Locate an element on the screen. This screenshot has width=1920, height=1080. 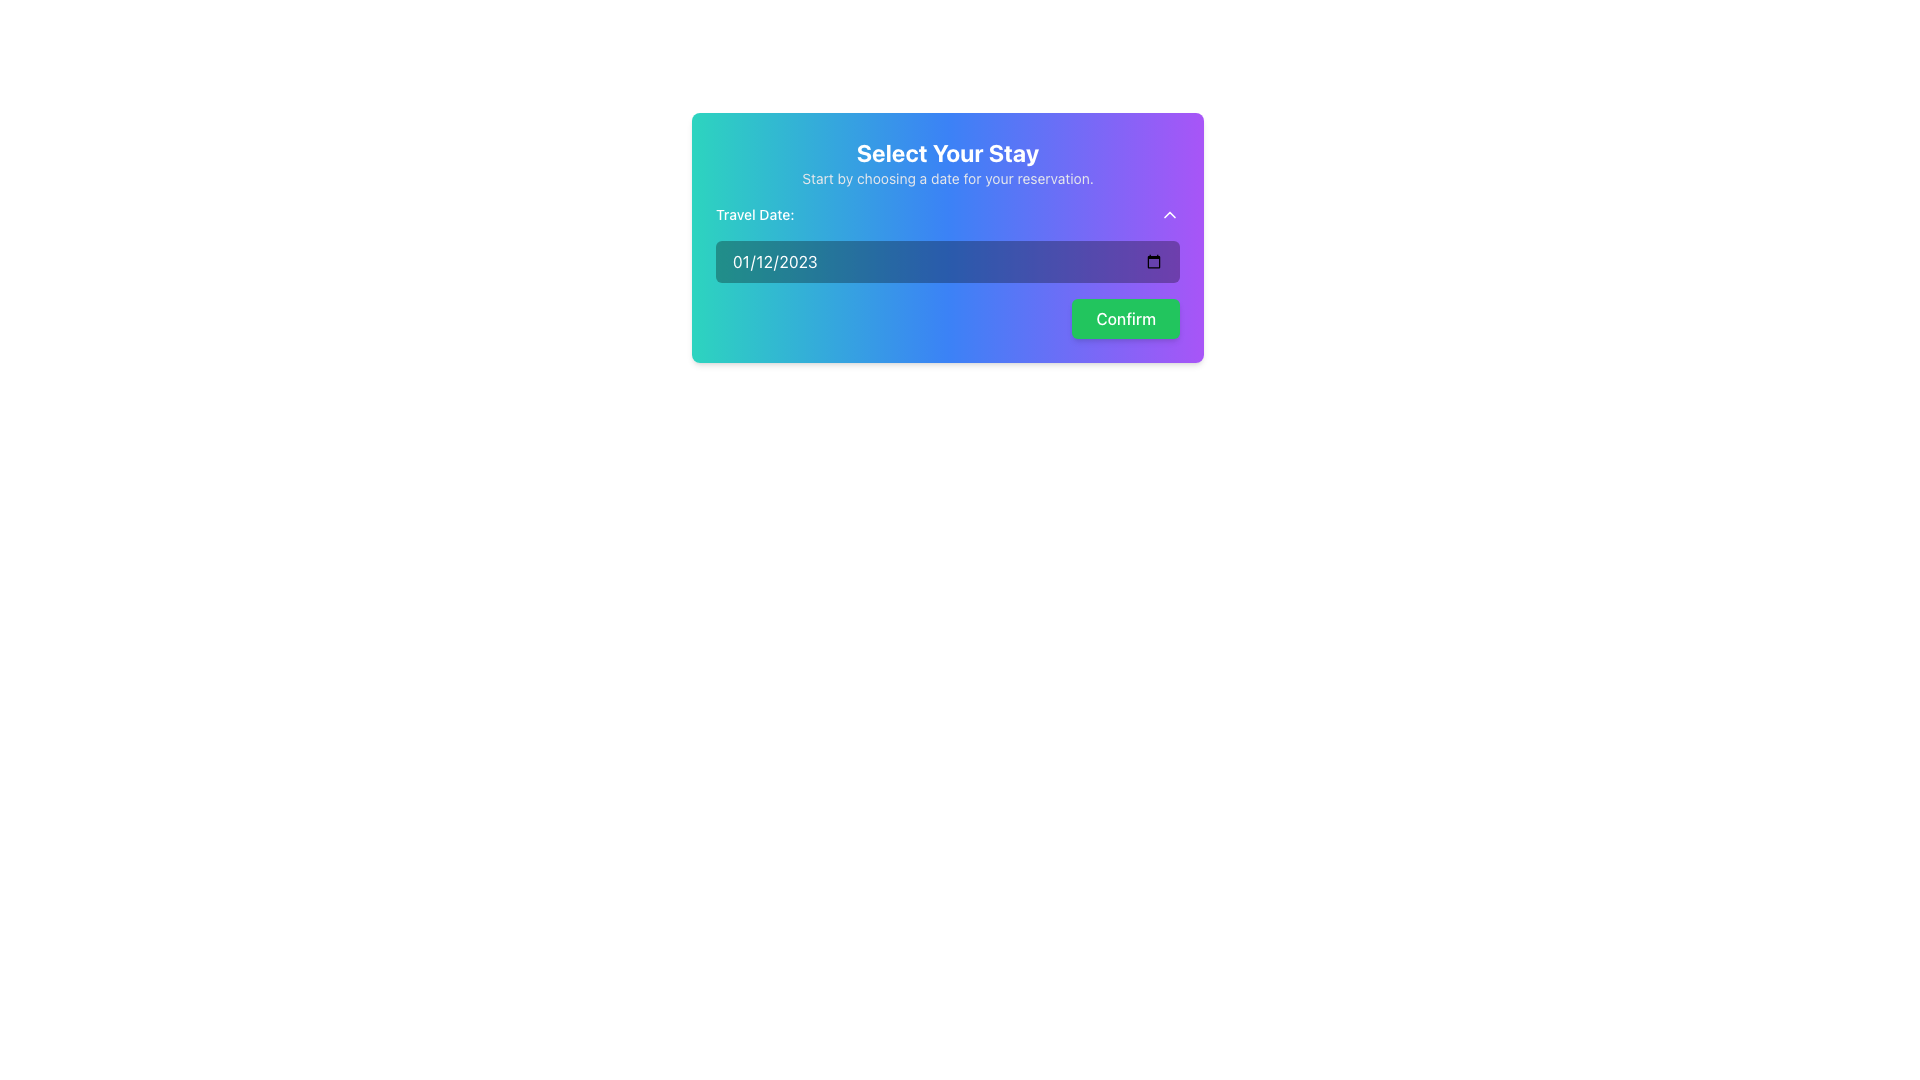
the Text label that indicates the selection of a travel date, positioned to the far-left of the input field and dropdown icon is located at coordinates (754, 215).